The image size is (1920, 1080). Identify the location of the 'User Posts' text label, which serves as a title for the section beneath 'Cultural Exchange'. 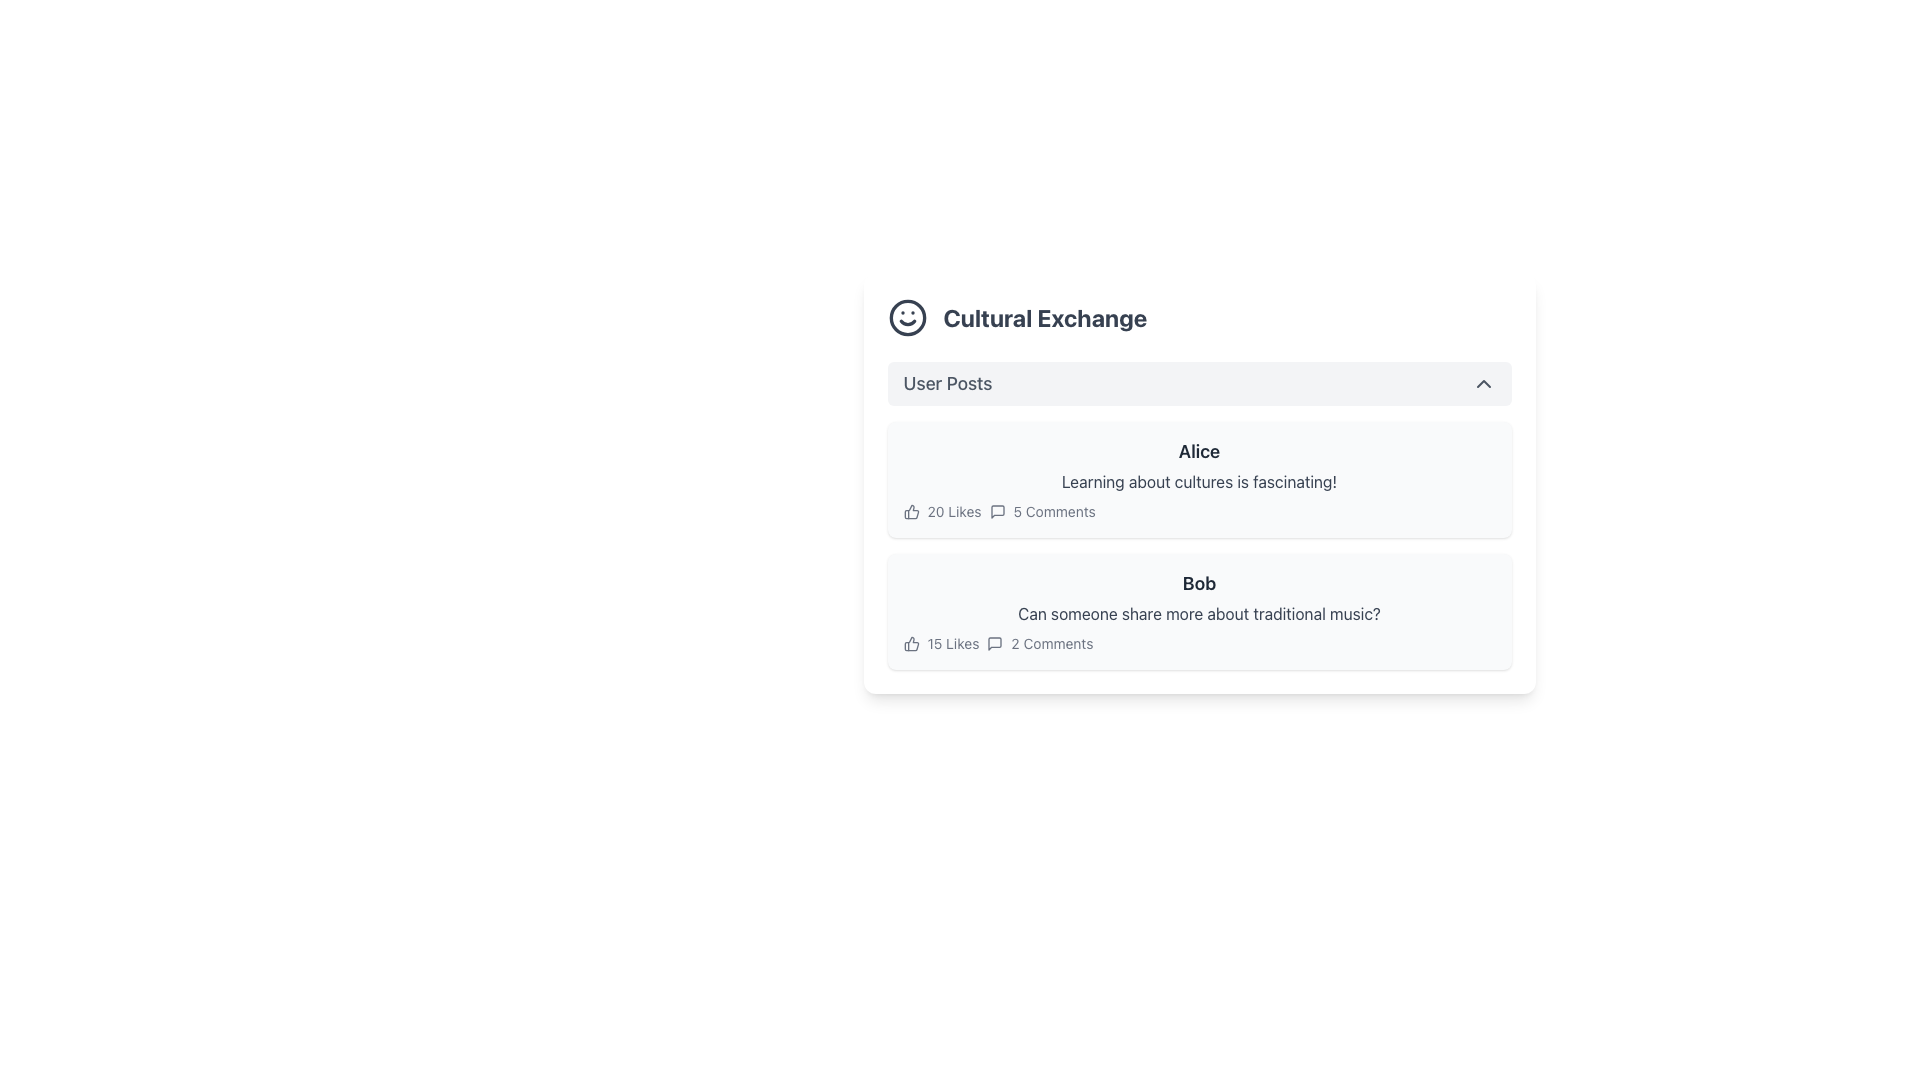
(946, 384).